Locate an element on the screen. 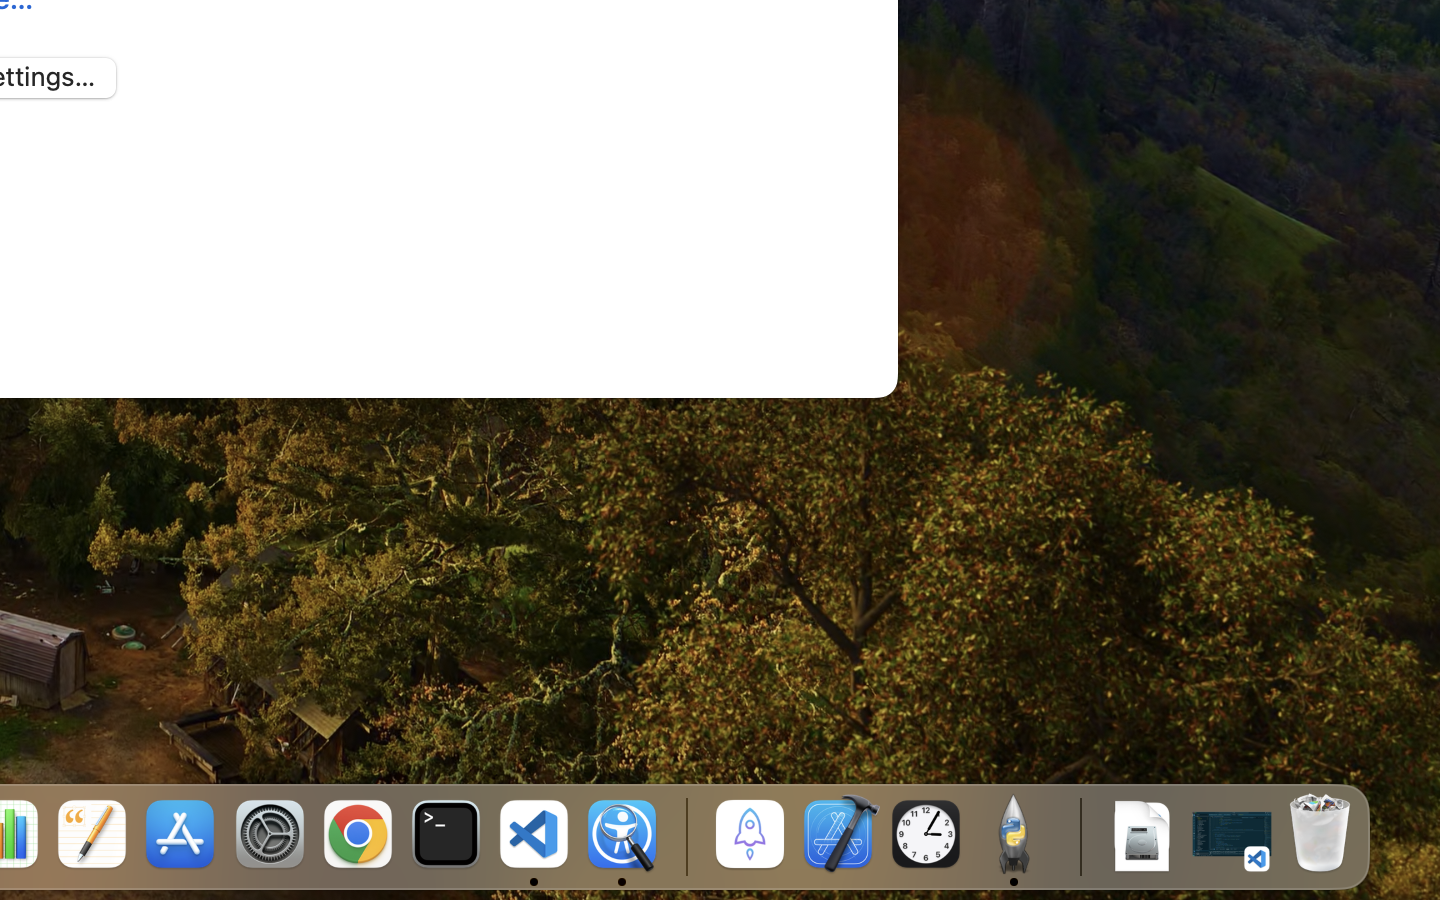  '0.4285714328289032' is located at coordinates (685, 835).